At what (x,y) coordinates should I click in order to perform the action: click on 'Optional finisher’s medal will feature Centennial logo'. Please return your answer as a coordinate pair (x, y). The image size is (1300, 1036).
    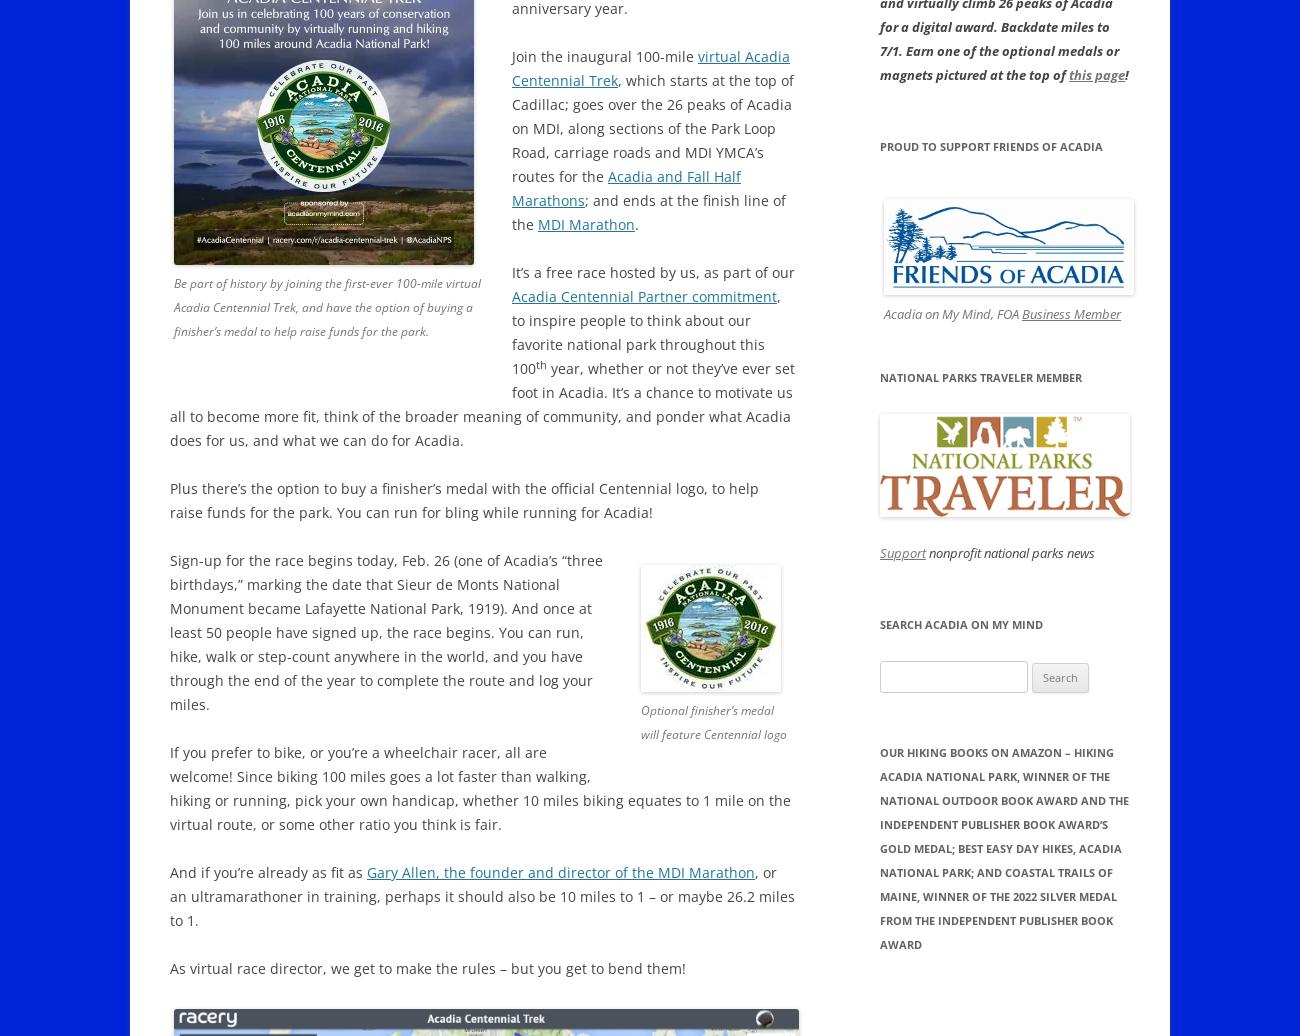
    Looking at the image, I should click on (713, 722).